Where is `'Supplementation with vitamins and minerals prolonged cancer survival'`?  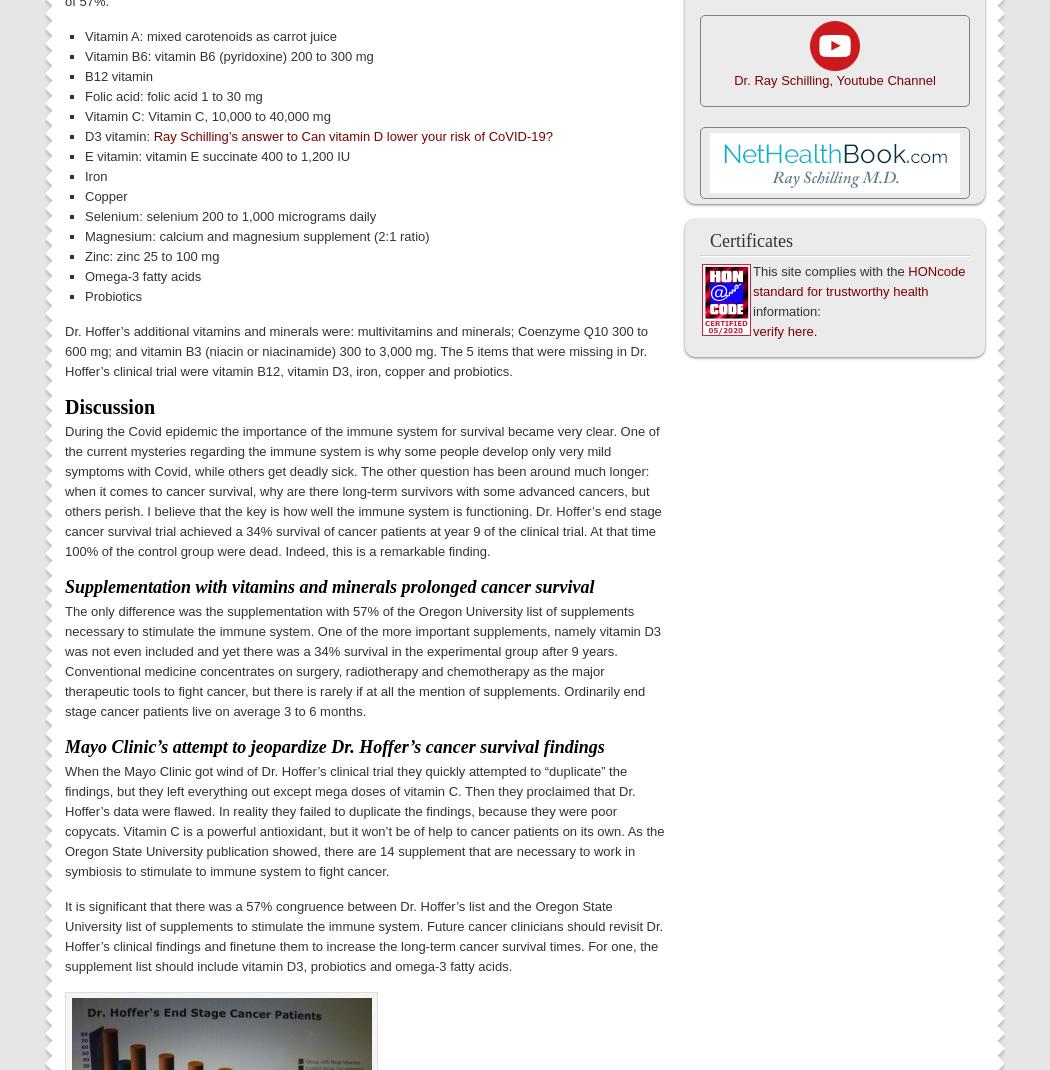
'Supplementation with vitamins and minerals prolonged cancer survival' is located at coordinates (329, 585).